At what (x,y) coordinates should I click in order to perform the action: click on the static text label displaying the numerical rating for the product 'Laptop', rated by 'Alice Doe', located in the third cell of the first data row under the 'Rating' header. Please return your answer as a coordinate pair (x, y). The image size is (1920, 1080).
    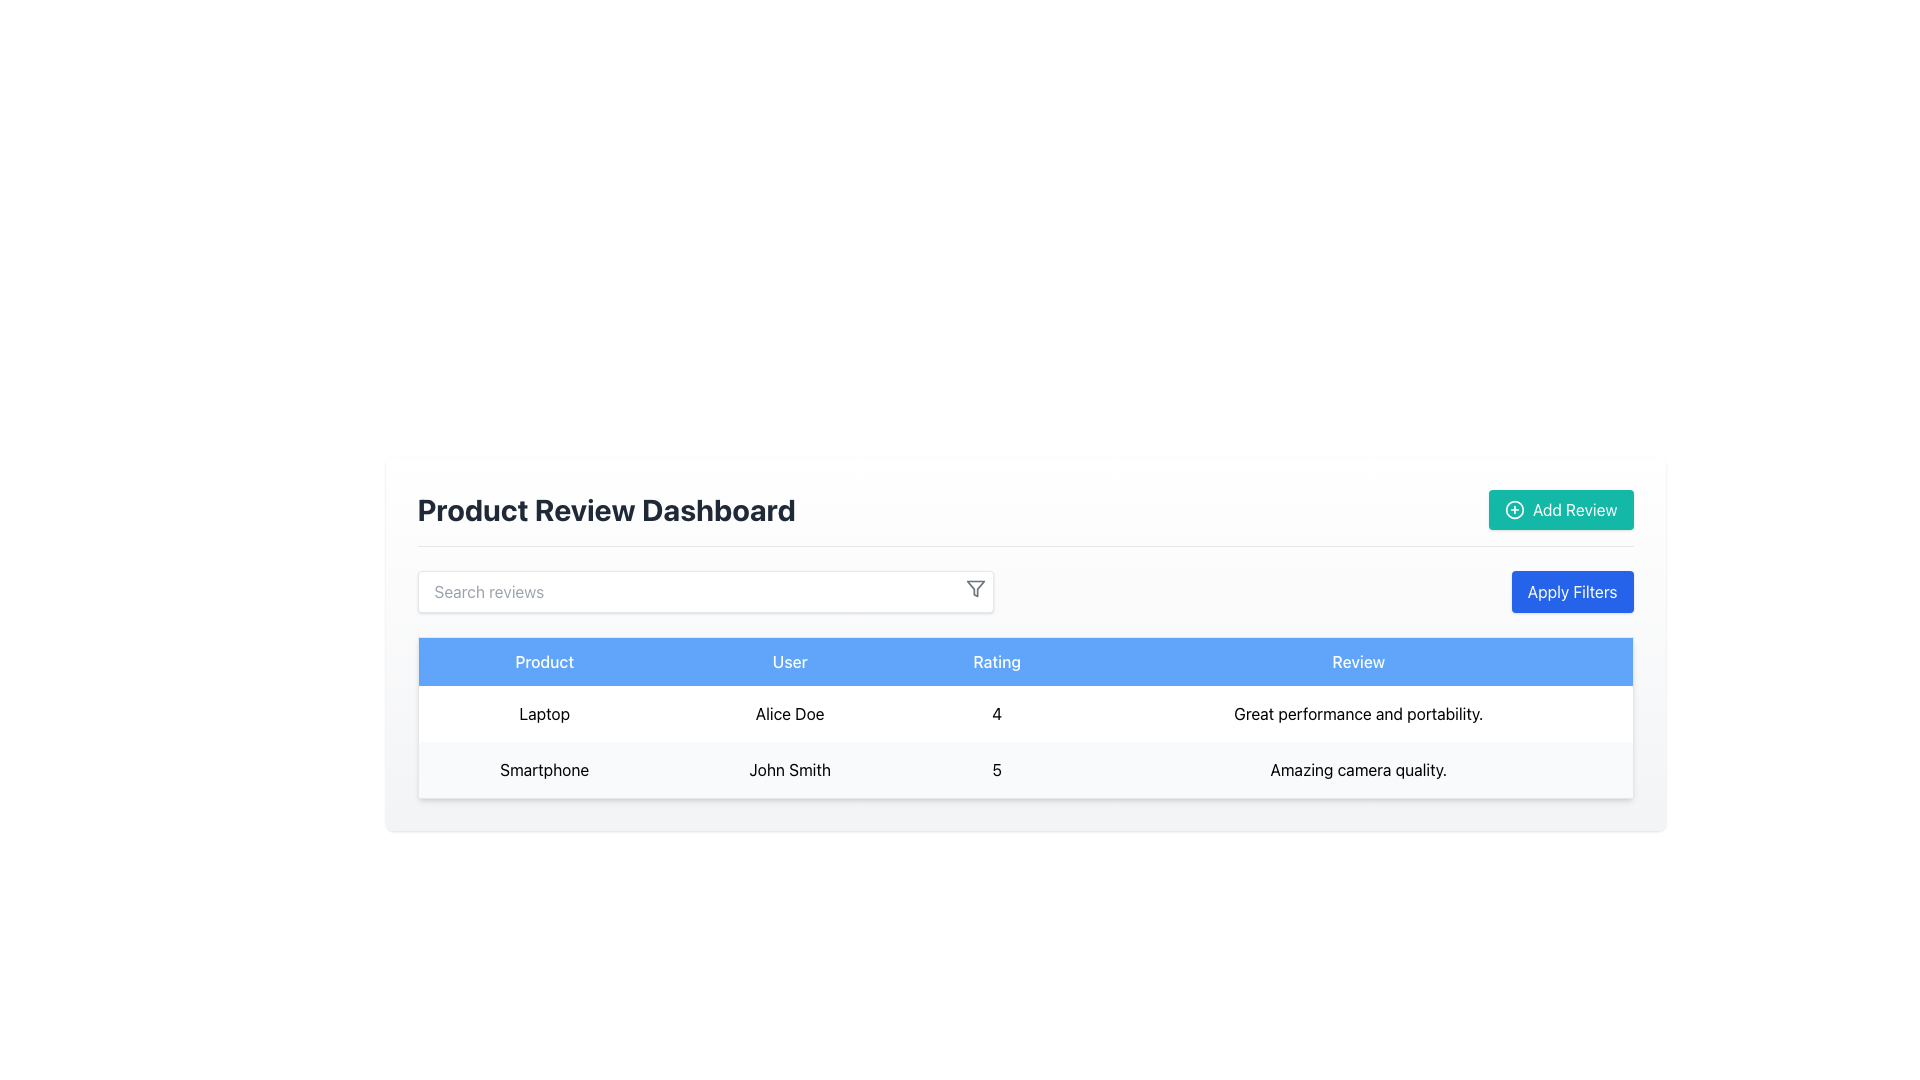
    Looking at the image, I should click on (997, 712).